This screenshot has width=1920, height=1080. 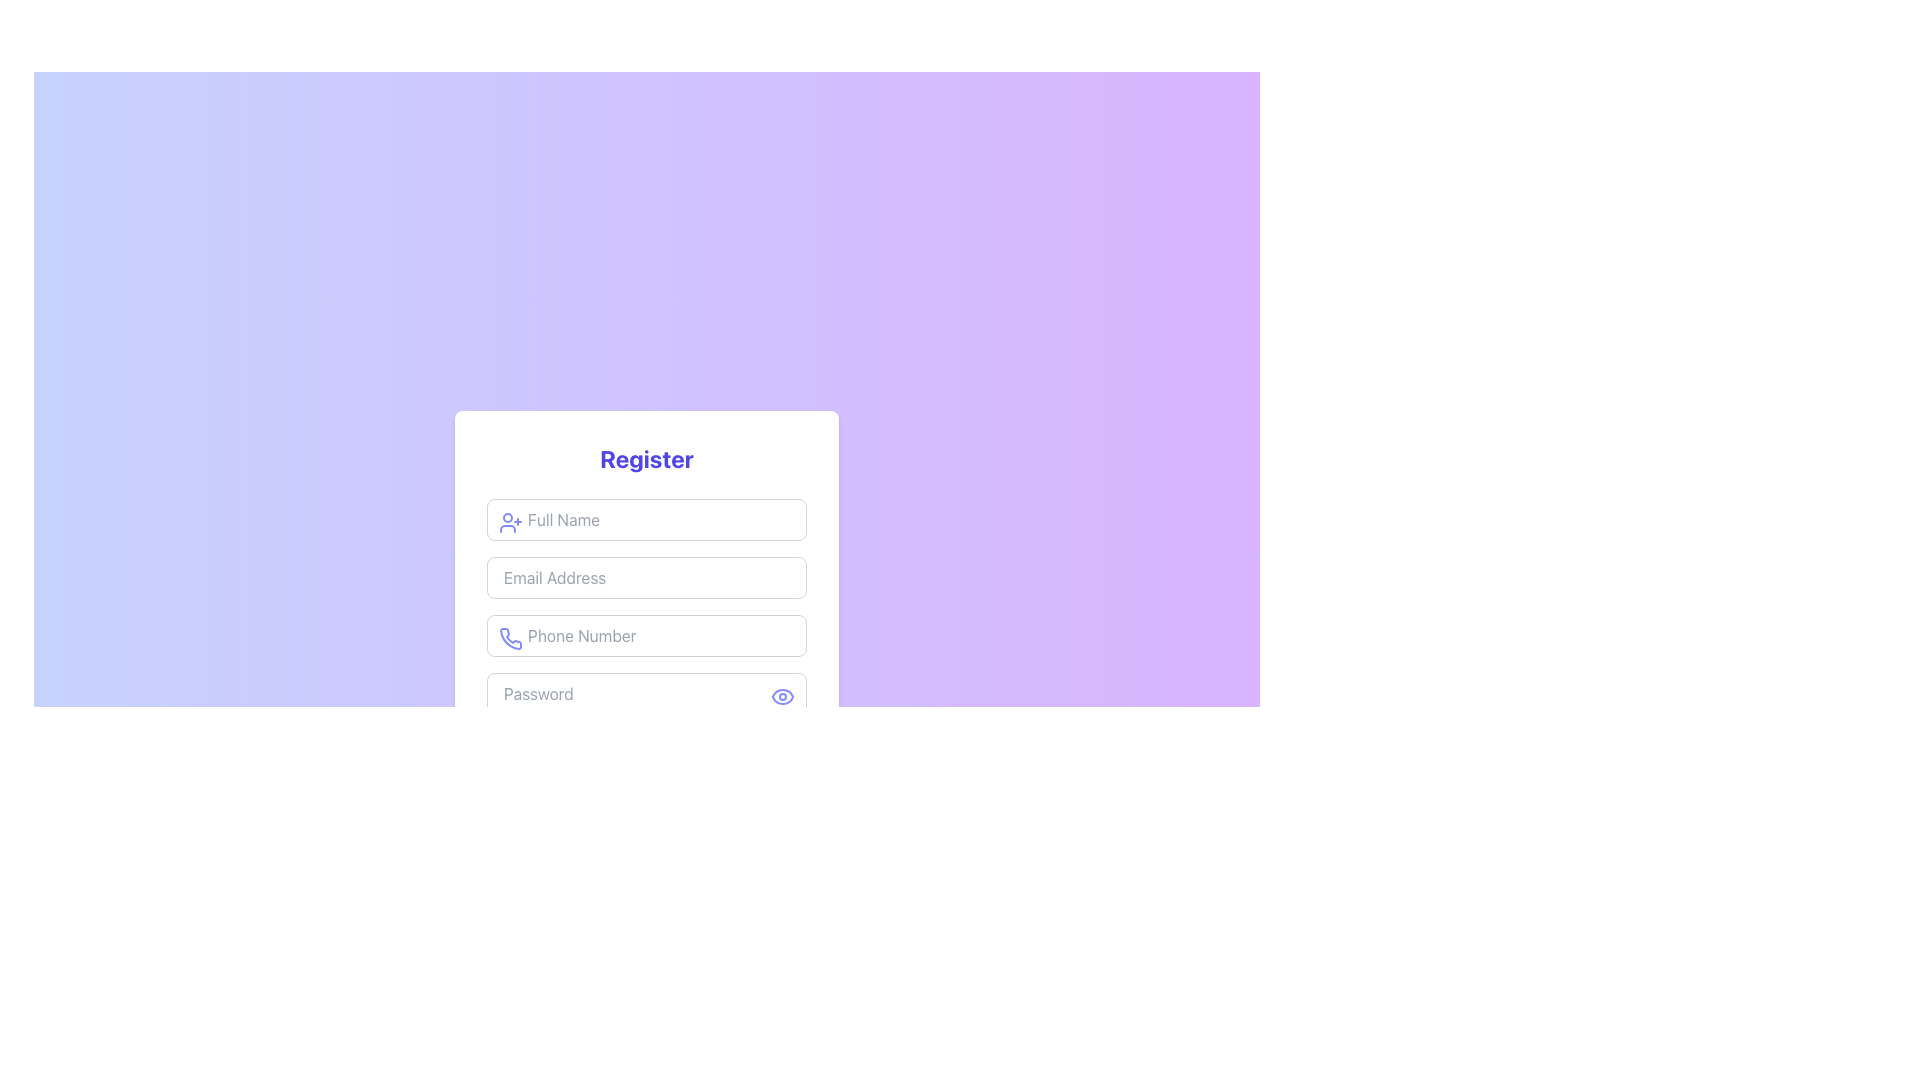 I want to click on to focus on the email input field, which is the second input field in the registration form, located directly below the 'Full Name' field and above the 'Phone Number' field, so click(x=647, y=578).